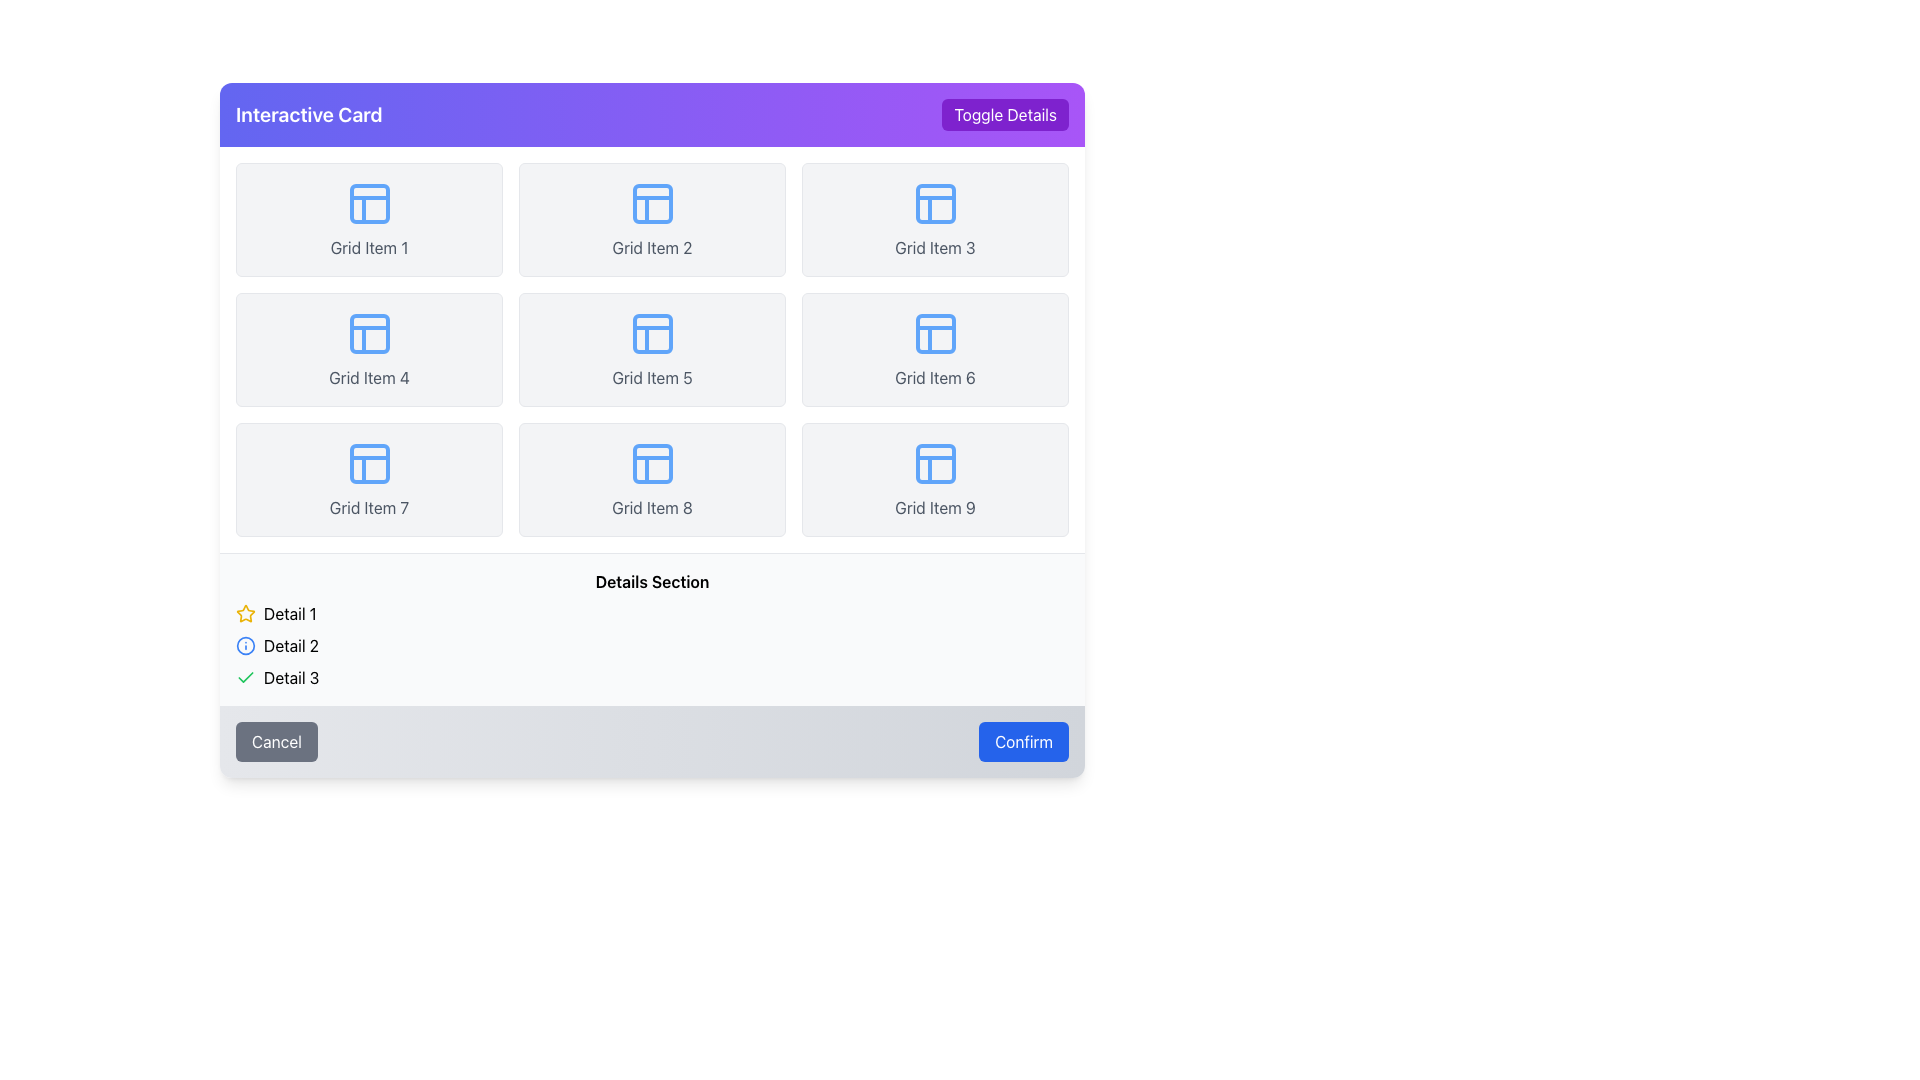 The width and height of the screenshot is (1920, 1080). What do you see at coordinates (934, 204) in the screenshot?
I see `square-shaped icon with a blue outline and a '+' shape inside, located in the tile labeled 'Grid Item 3' in the top row of the 3x3 grid layout` at bounding box center [934, 204].